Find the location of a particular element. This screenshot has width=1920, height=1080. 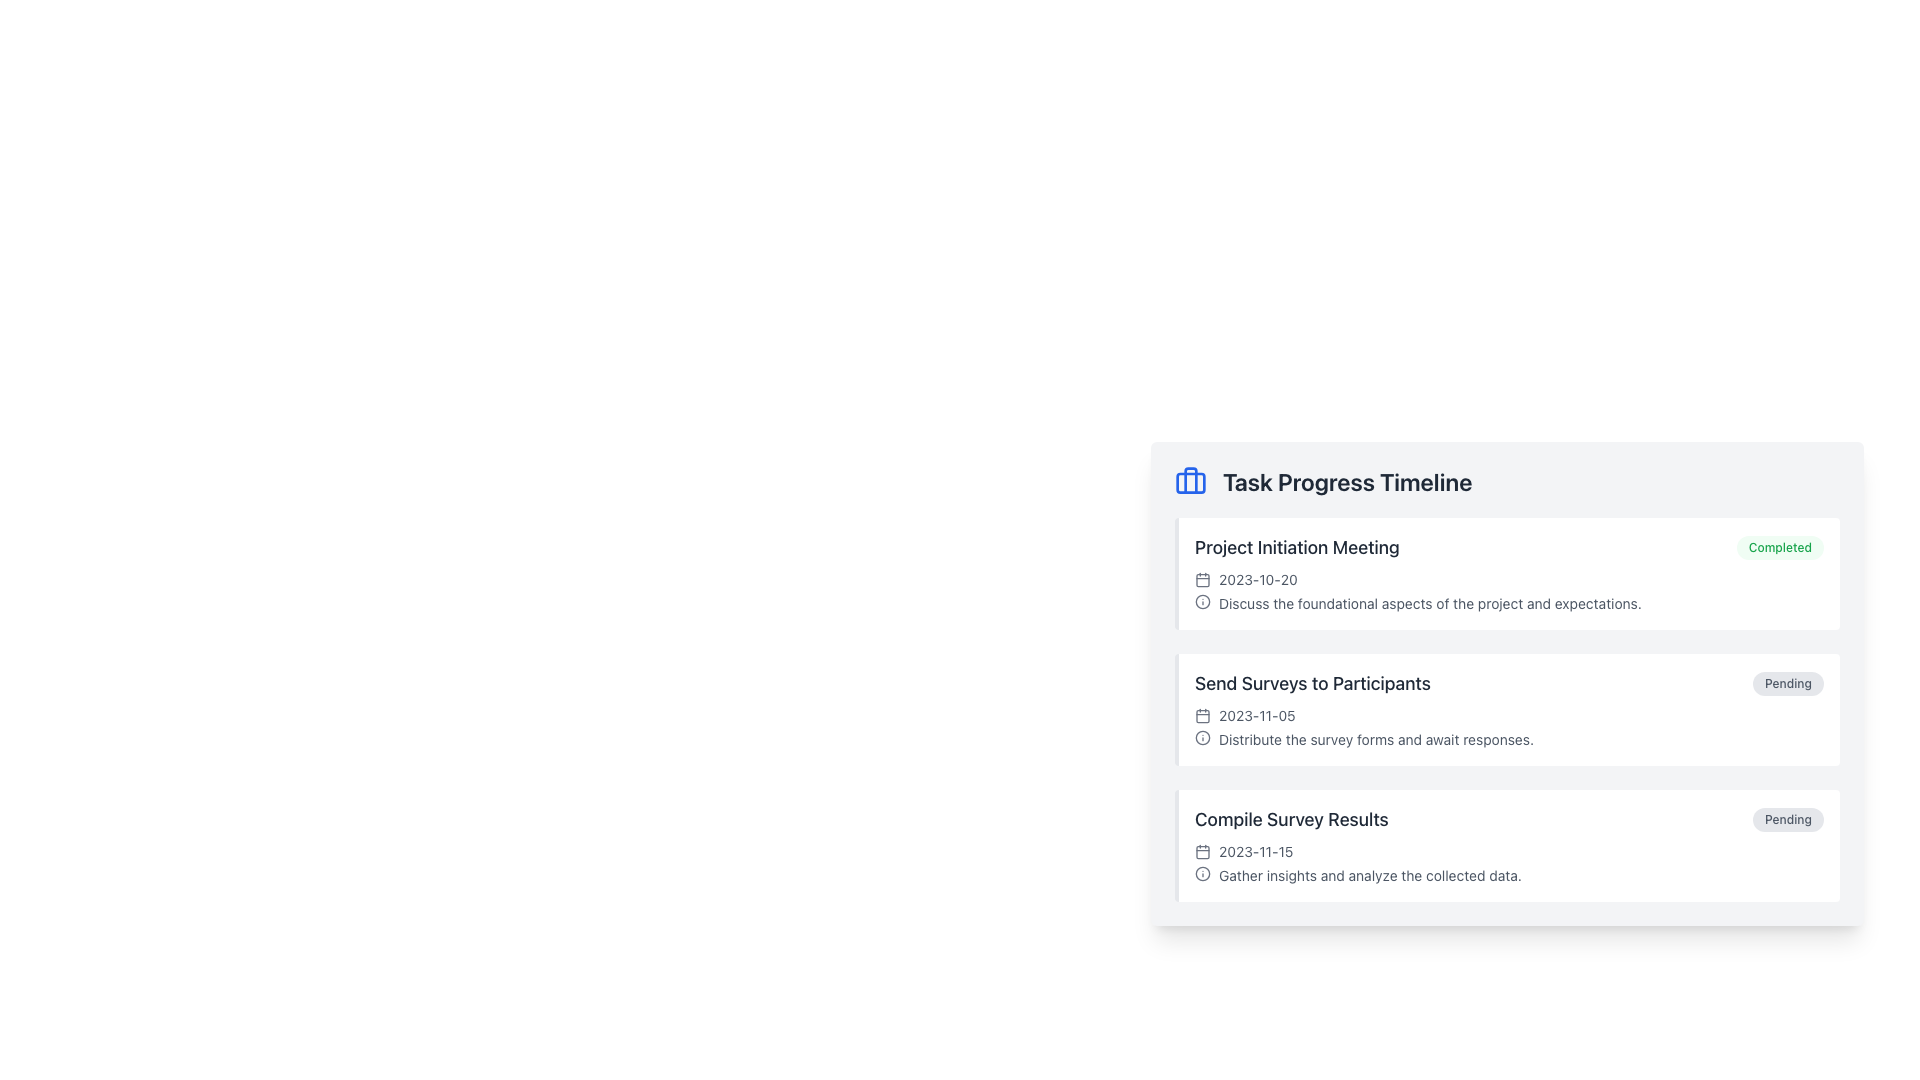

the 'info' icon, which is a circular outline with a gray color scheme, located to the left of the task label 'Compile Survey Results' in the task timeline interface is located at coordinates (1202, 873).